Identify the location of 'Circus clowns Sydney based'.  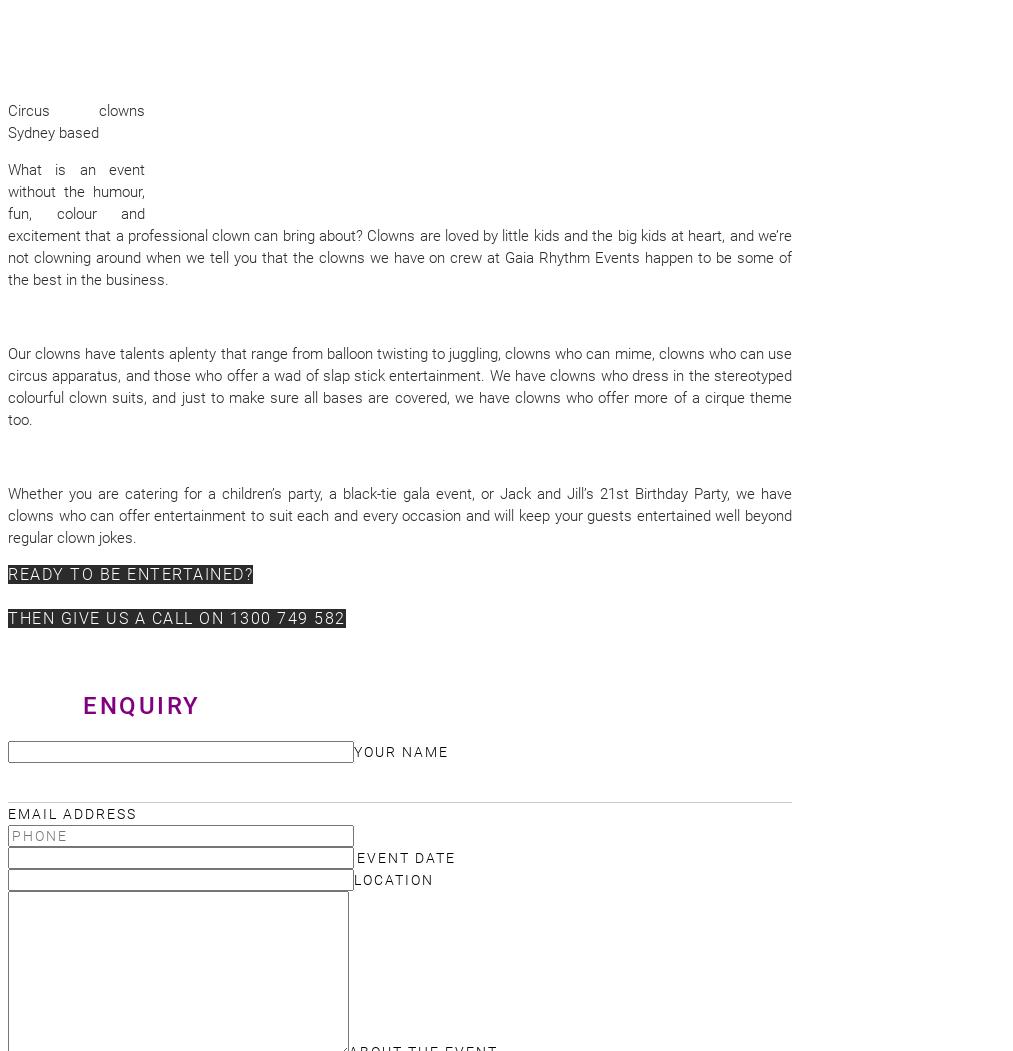
(75, 121).